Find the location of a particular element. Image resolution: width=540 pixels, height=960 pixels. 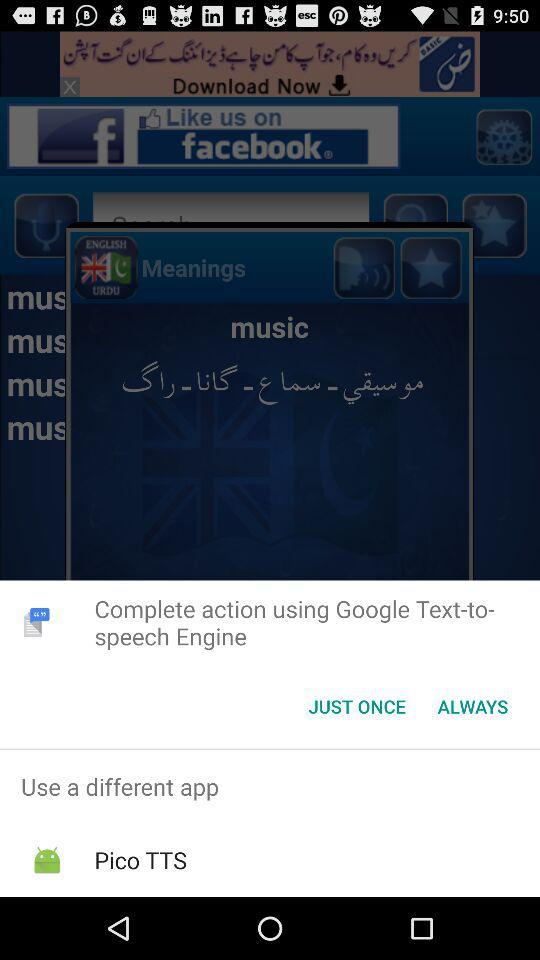

use a different app is located at coordinates (270, 786).